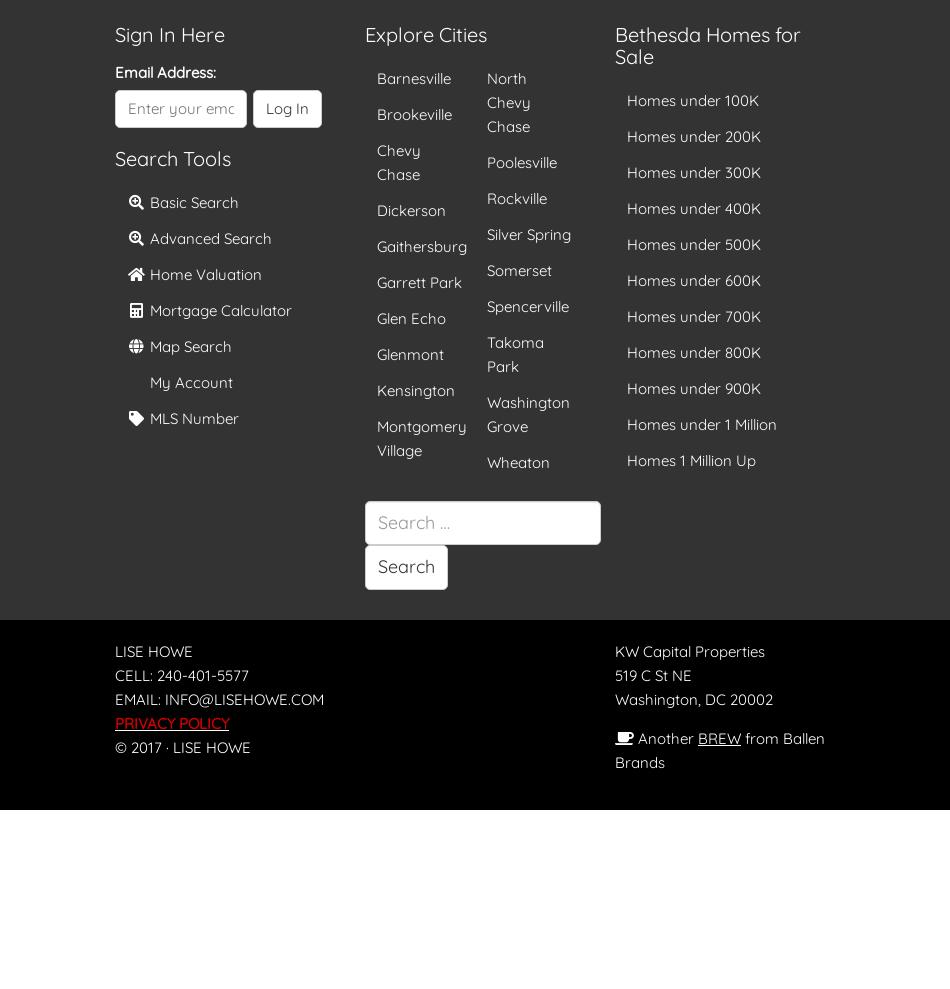 Image resolution: width=950 pixels, height=989 pixels. Describe the element at coordinates (693, 315) in the screenshot. I see `'Homes under 700K'` at that location.